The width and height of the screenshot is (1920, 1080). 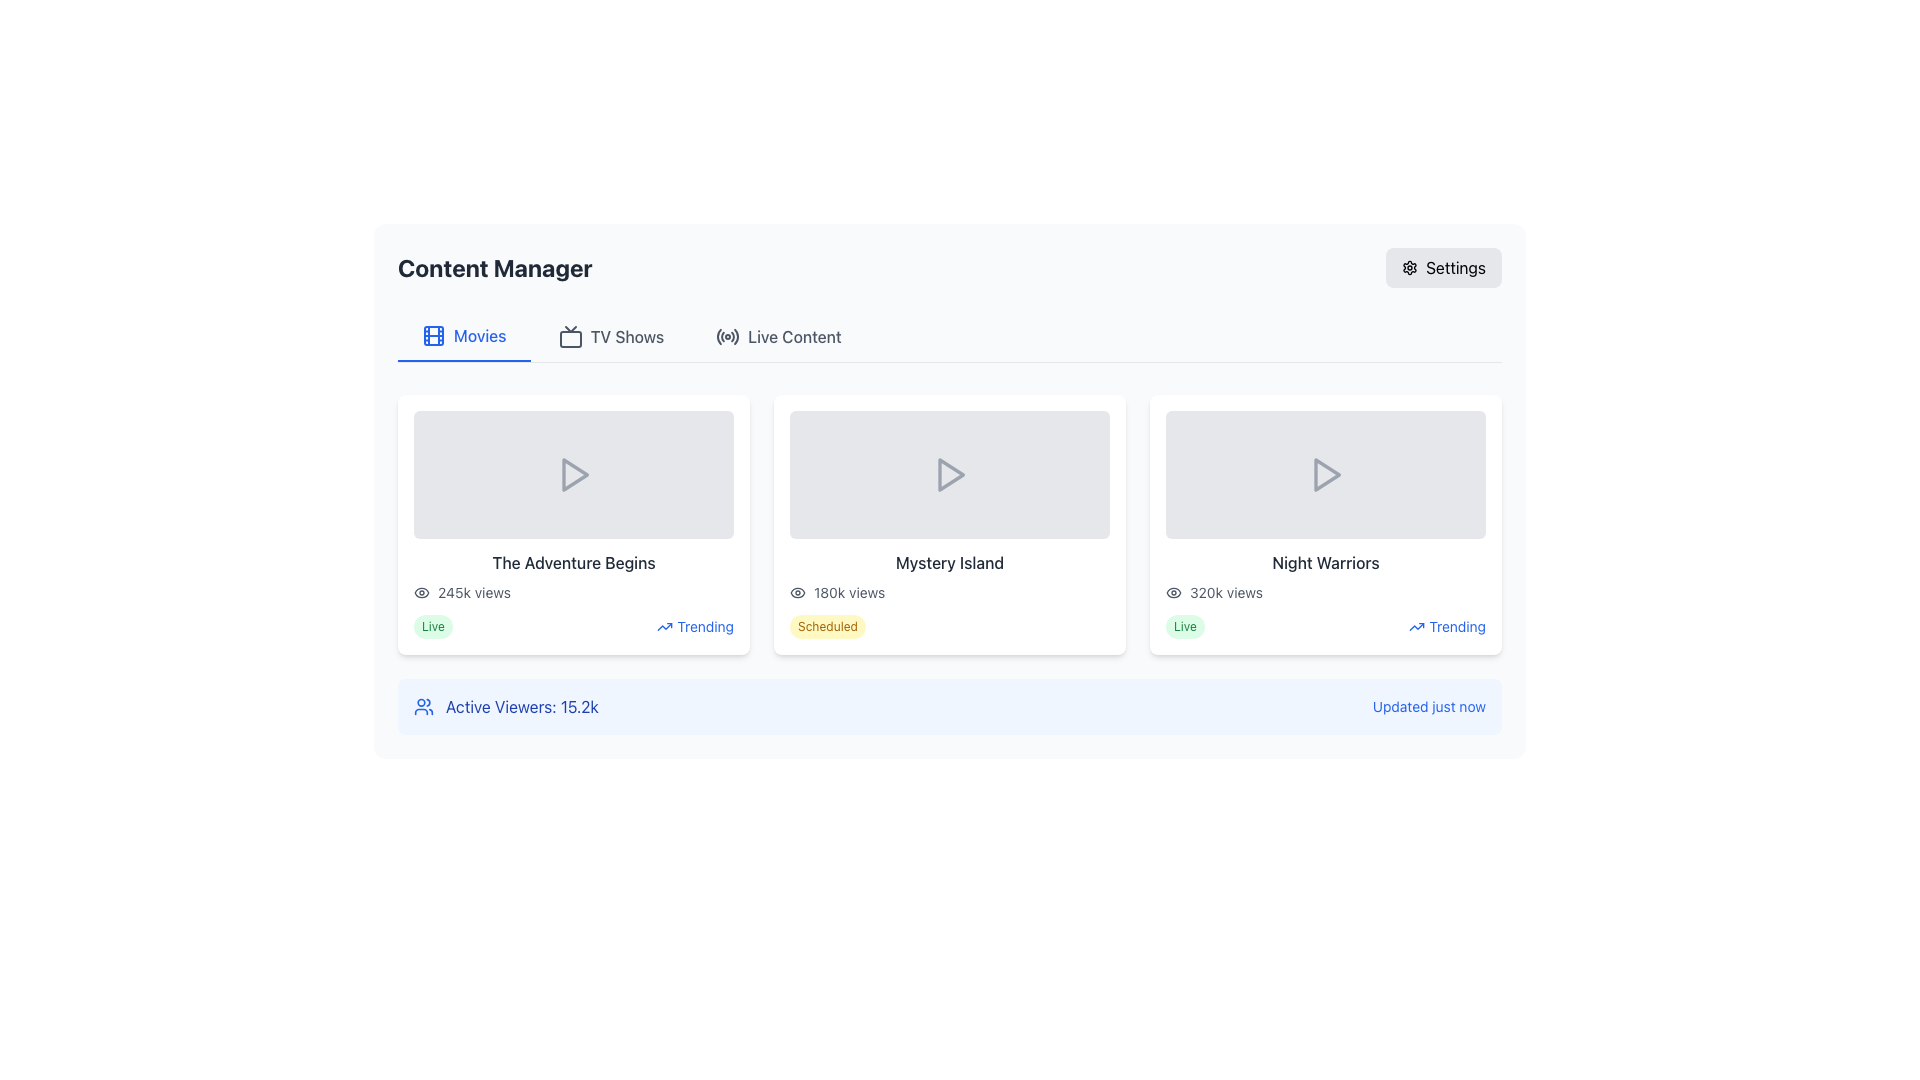 I want to click on the play icon located centrally within the thumbnail area of the 'Mystery Island' content item, so click(x=950, y=474).